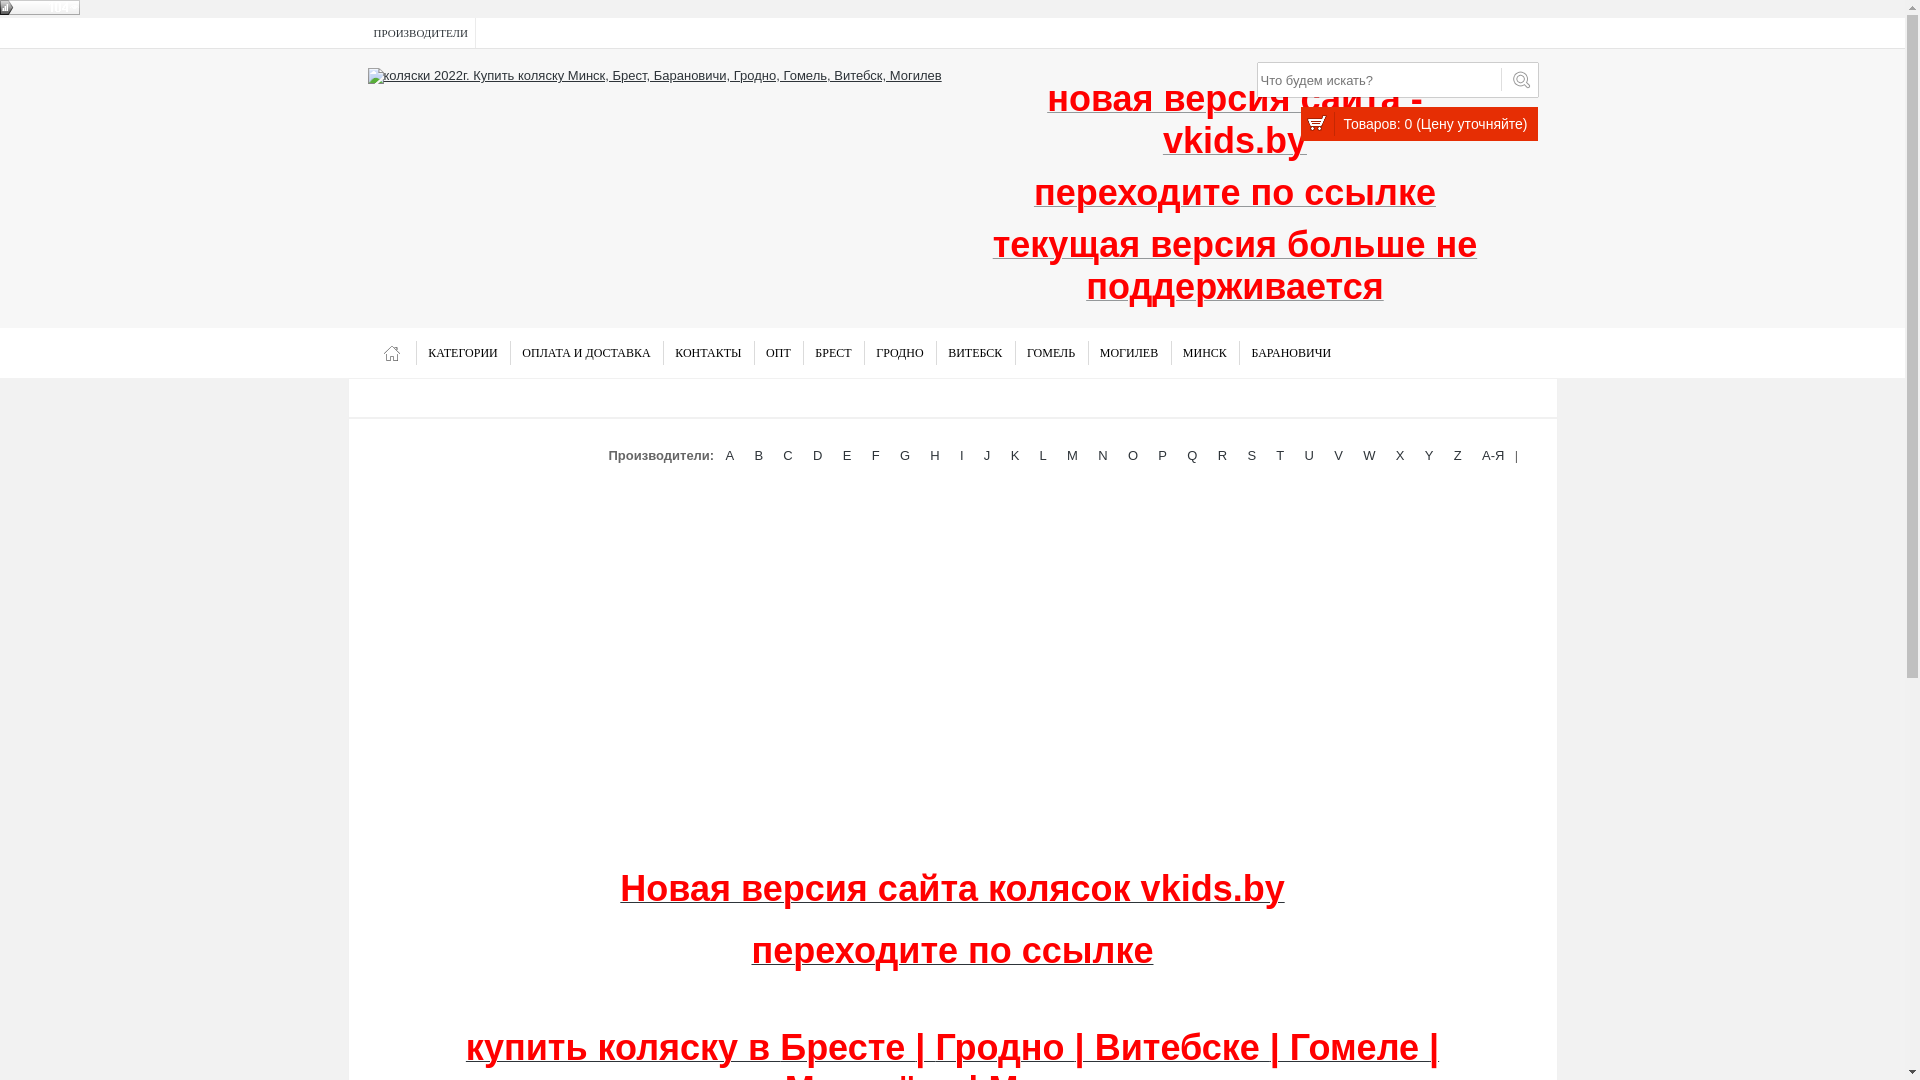 This screenshot has height=1080, width=1920. Describe the element at coordinates (1102, 455) in the screenshot. I see `'N'` at that location.